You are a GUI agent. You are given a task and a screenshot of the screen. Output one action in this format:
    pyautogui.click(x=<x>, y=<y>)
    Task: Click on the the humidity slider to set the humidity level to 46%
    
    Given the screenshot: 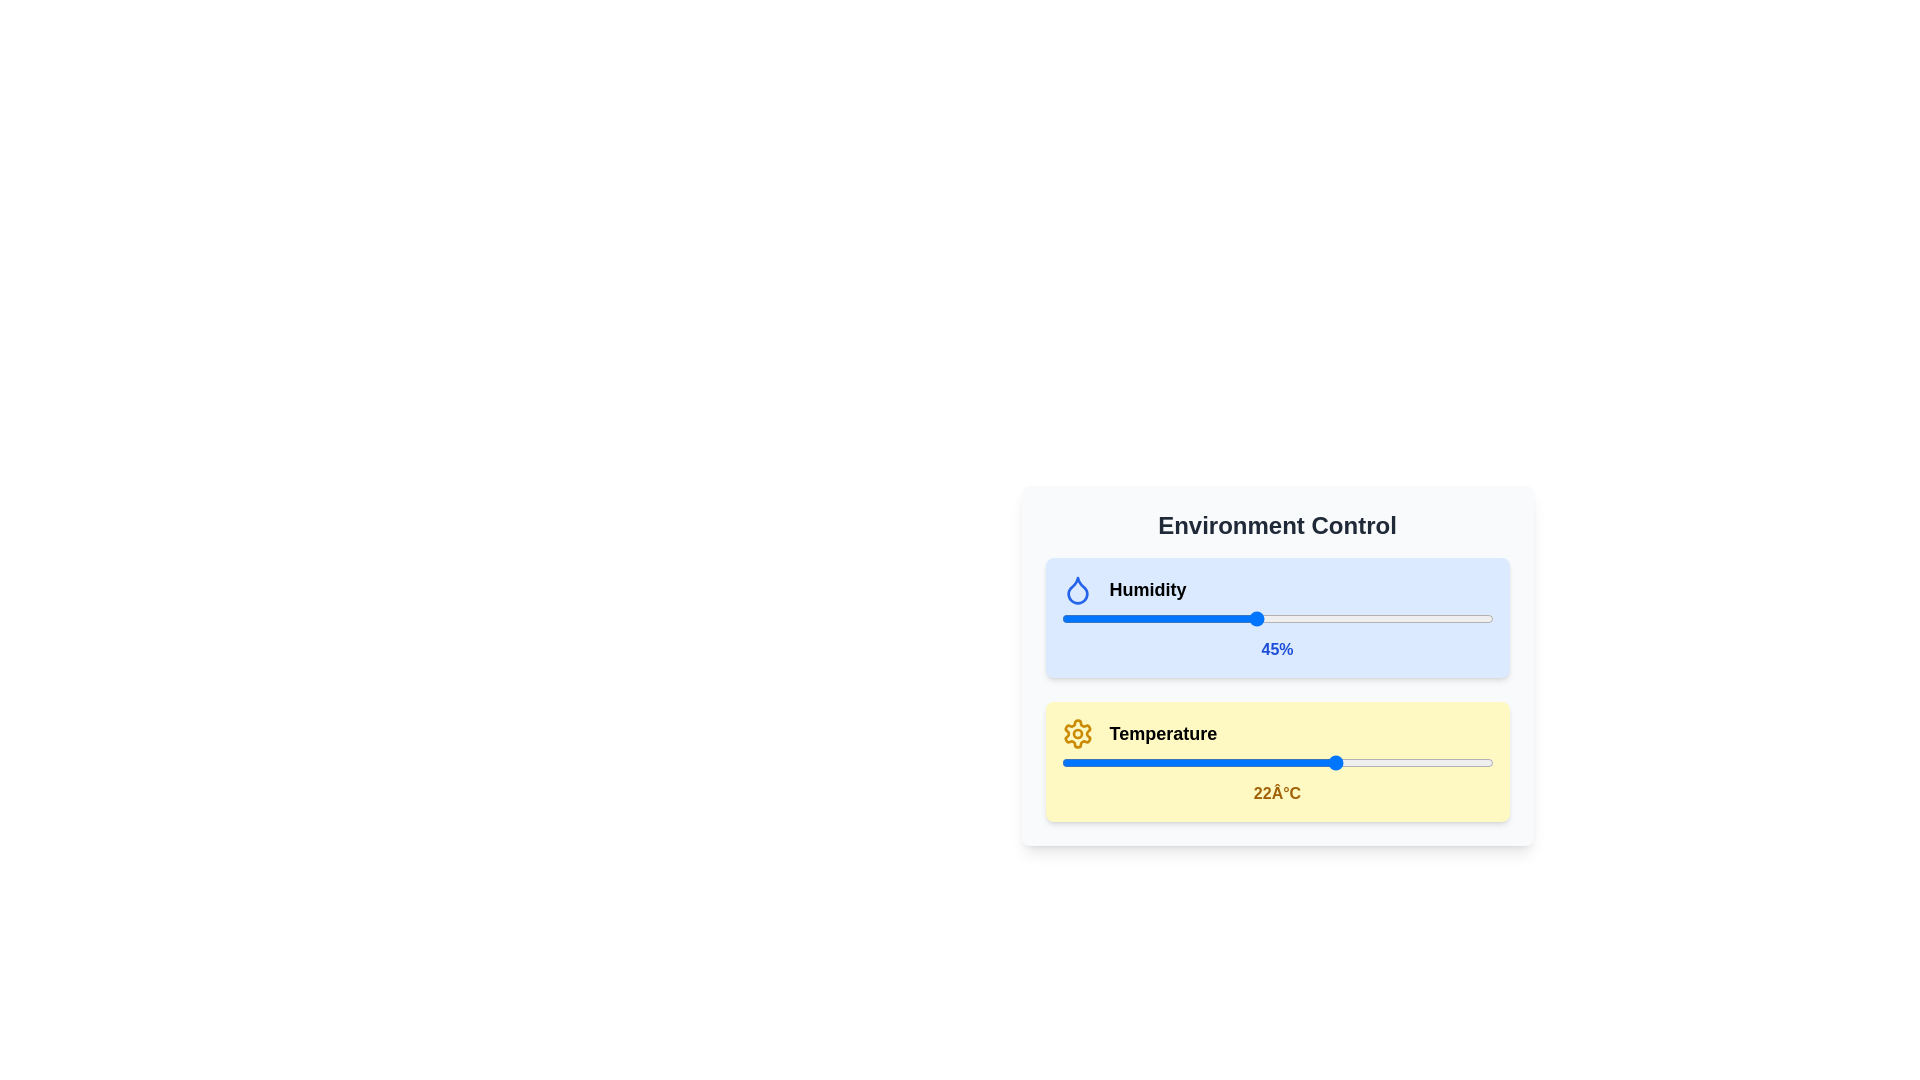 What is the action you would take?
    pyautogui.click(x=1259, y=617)
    